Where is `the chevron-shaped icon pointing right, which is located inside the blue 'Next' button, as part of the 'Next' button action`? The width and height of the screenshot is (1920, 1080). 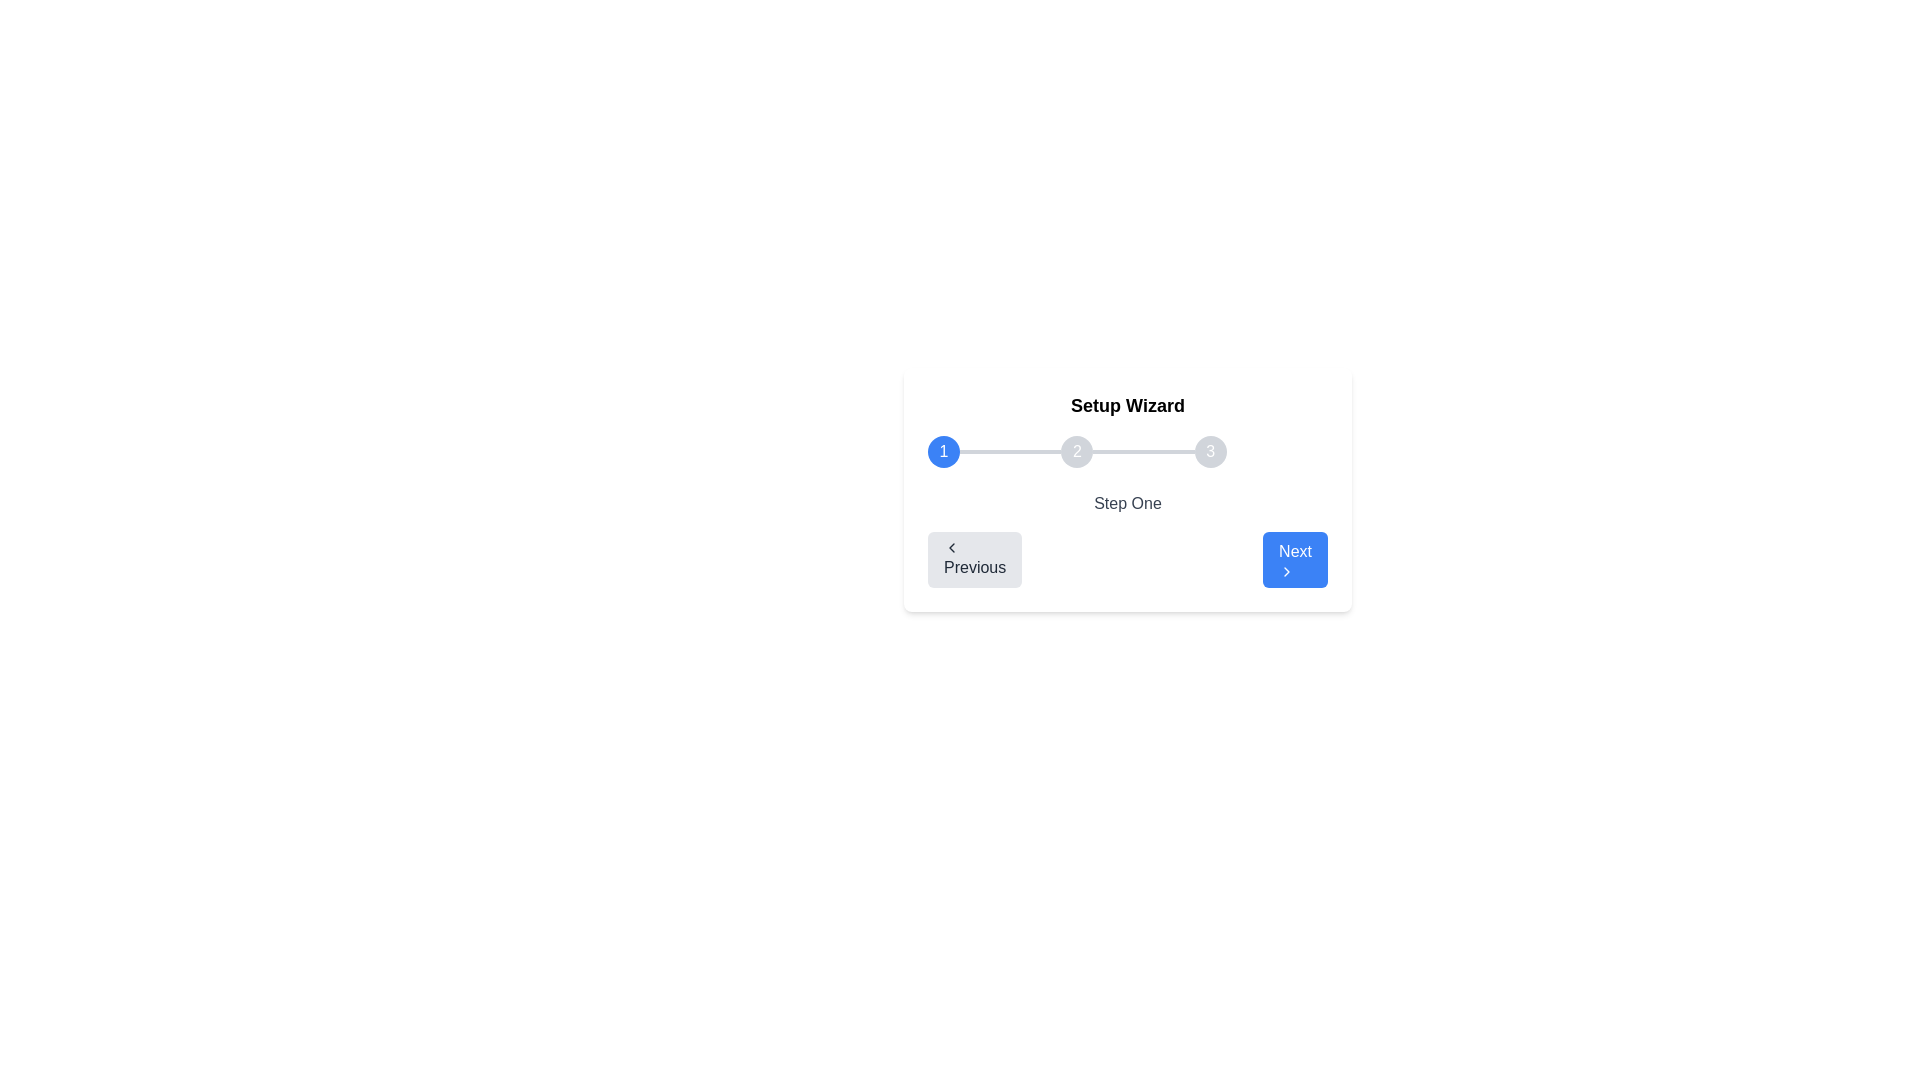 the chevron-shaped icon pointing right, which is located inside the blue 'Next' button, as part of the 'Next' button action is located at coordinates (1287, 571).